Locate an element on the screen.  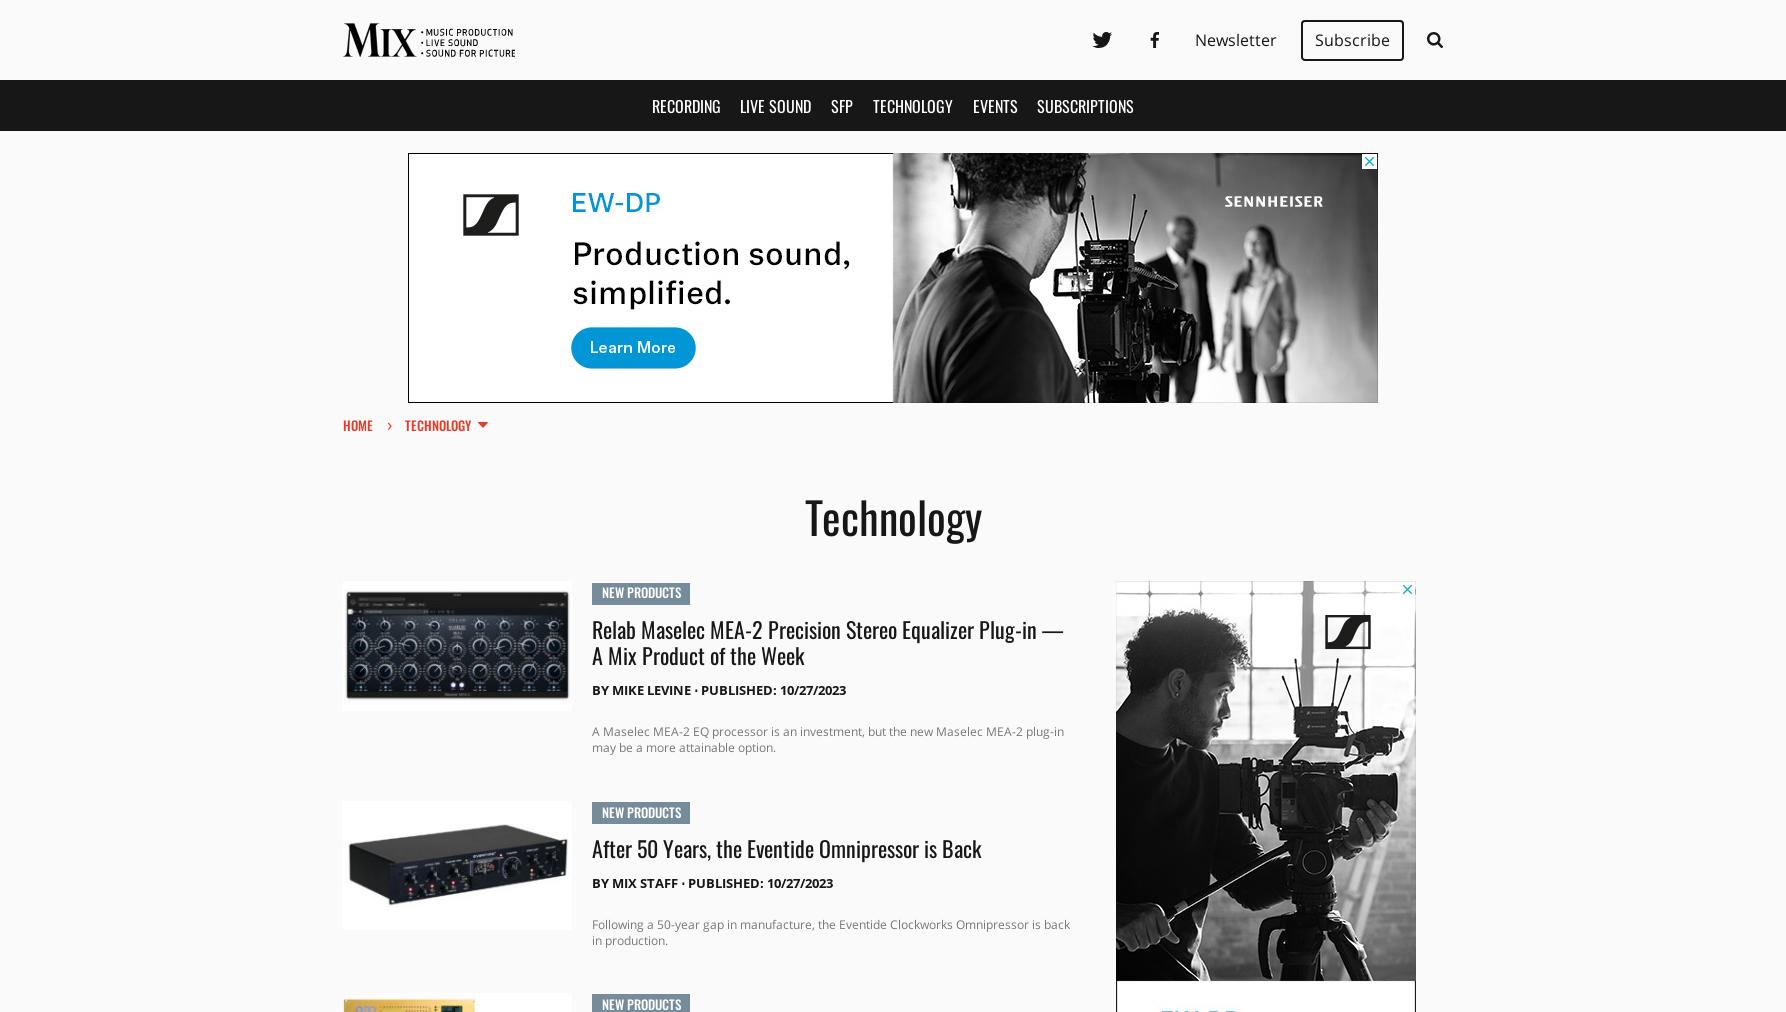
'Subscribe' is located at coordinates (1350, 38).